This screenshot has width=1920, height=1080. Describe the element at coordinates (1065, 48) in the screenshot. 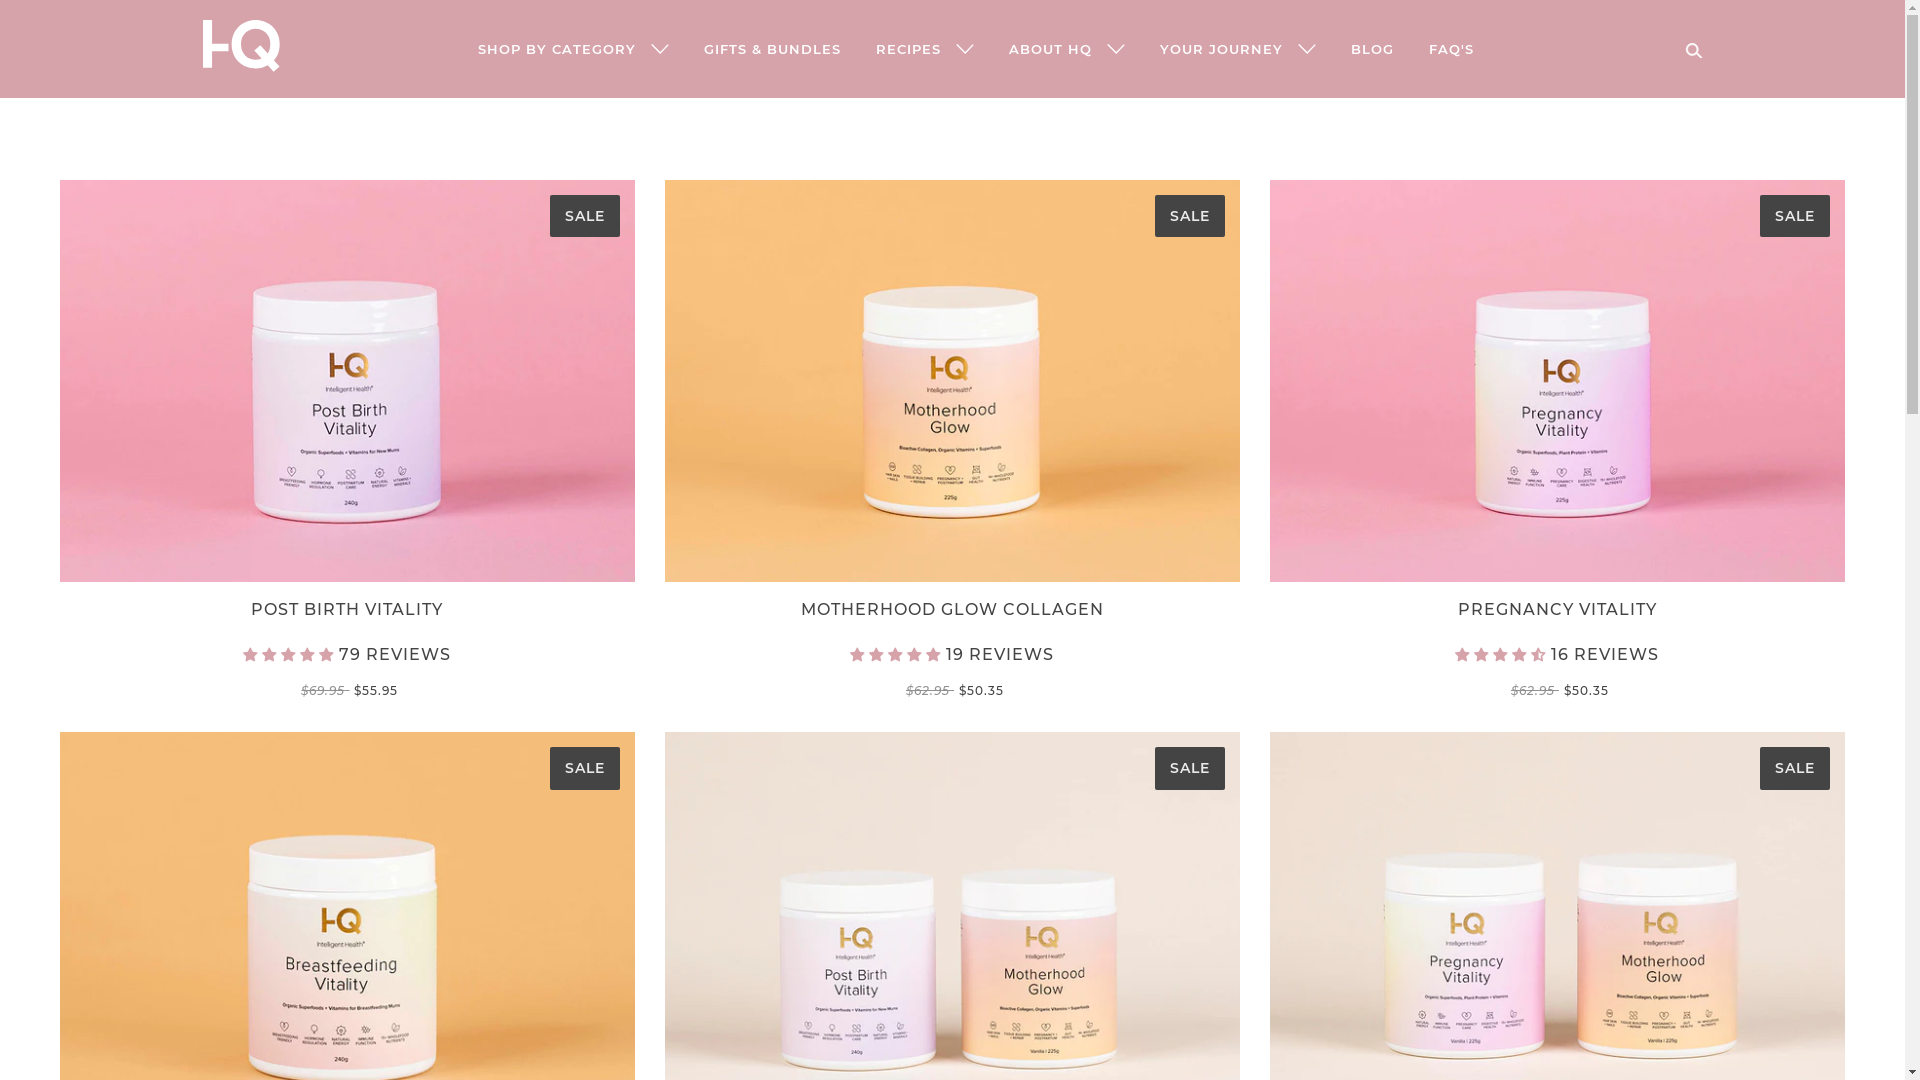

I see `'ABOUT HQ'` at that location.